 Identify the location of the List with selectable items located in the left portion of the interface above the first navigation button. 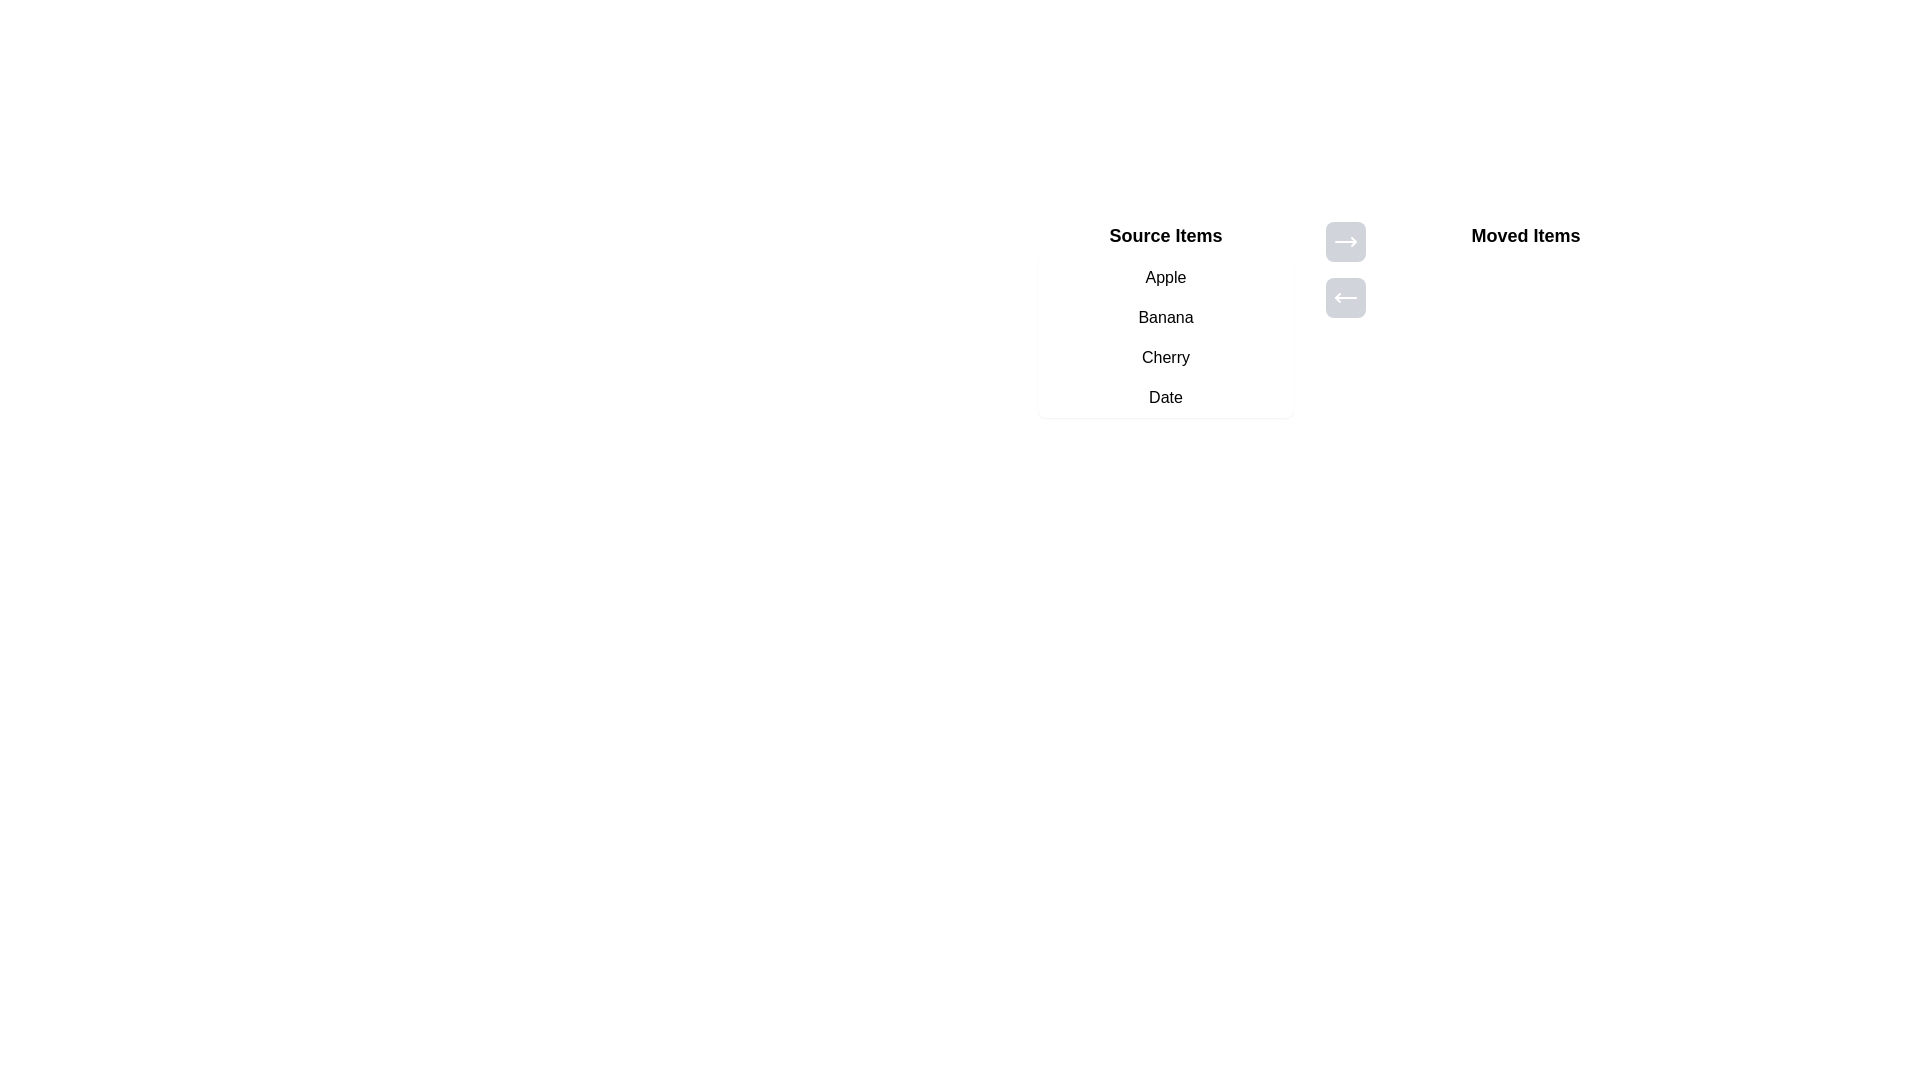
(1166, 319).